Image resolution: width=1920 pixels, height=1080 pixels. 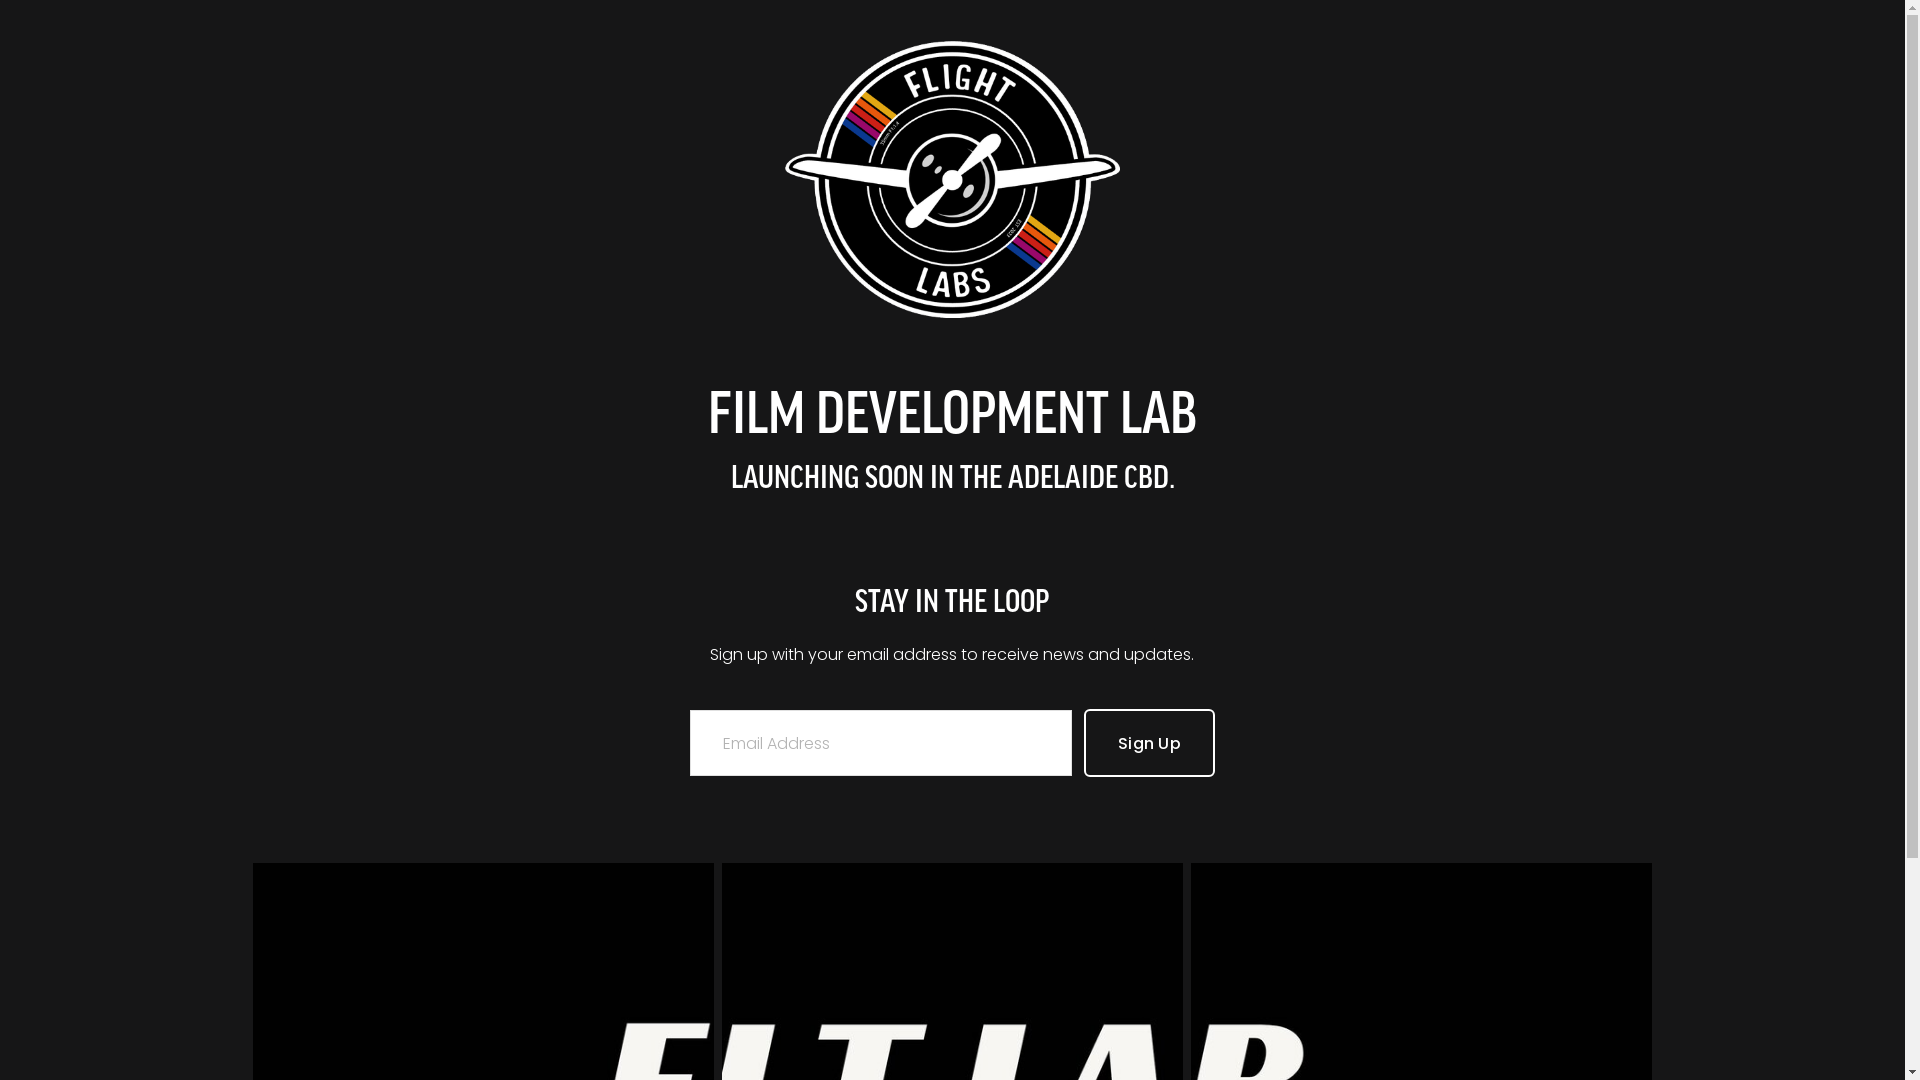 I want to click on 'Sign Up', so click(x=1149, y=743).